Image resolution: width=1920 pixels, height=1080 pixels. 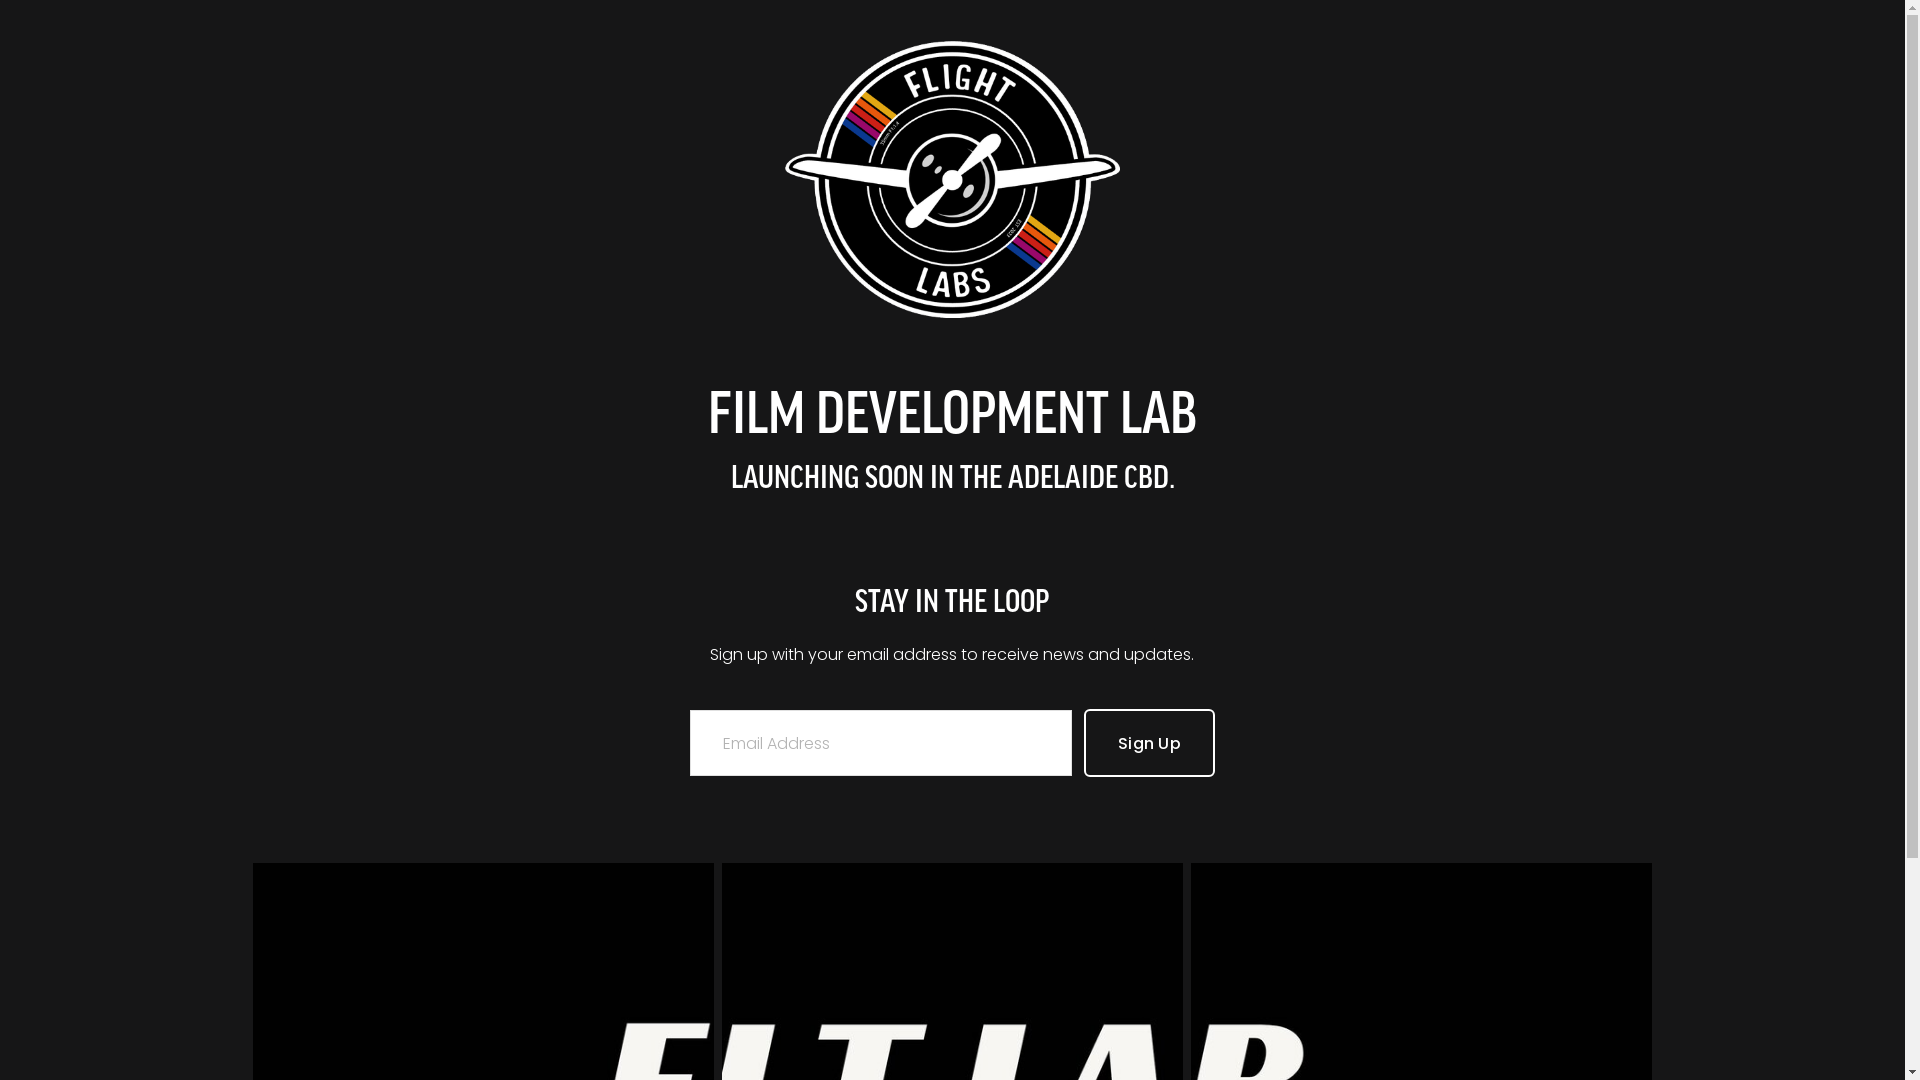 I want to click on 'Sign Up', so click(x=1149, y=743).